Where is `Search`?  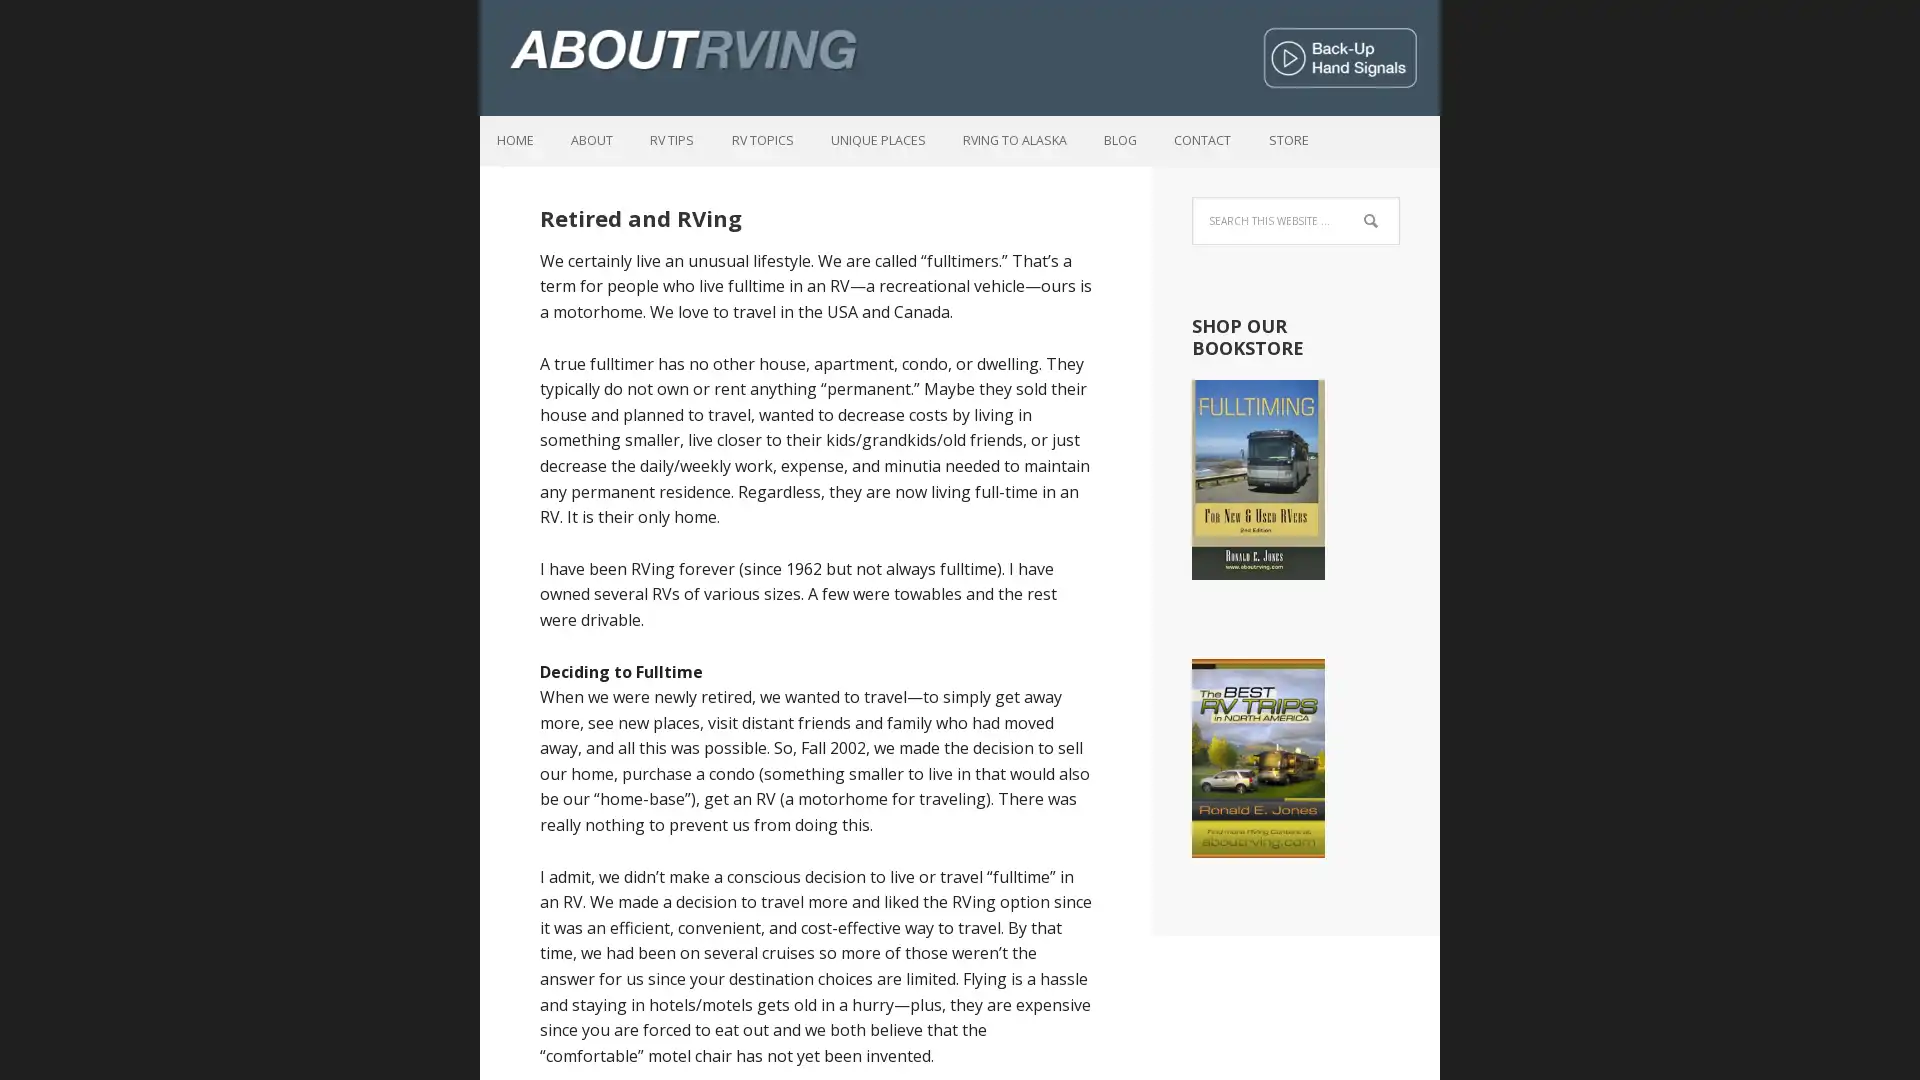 Search is located at coordinates (1398, 209).